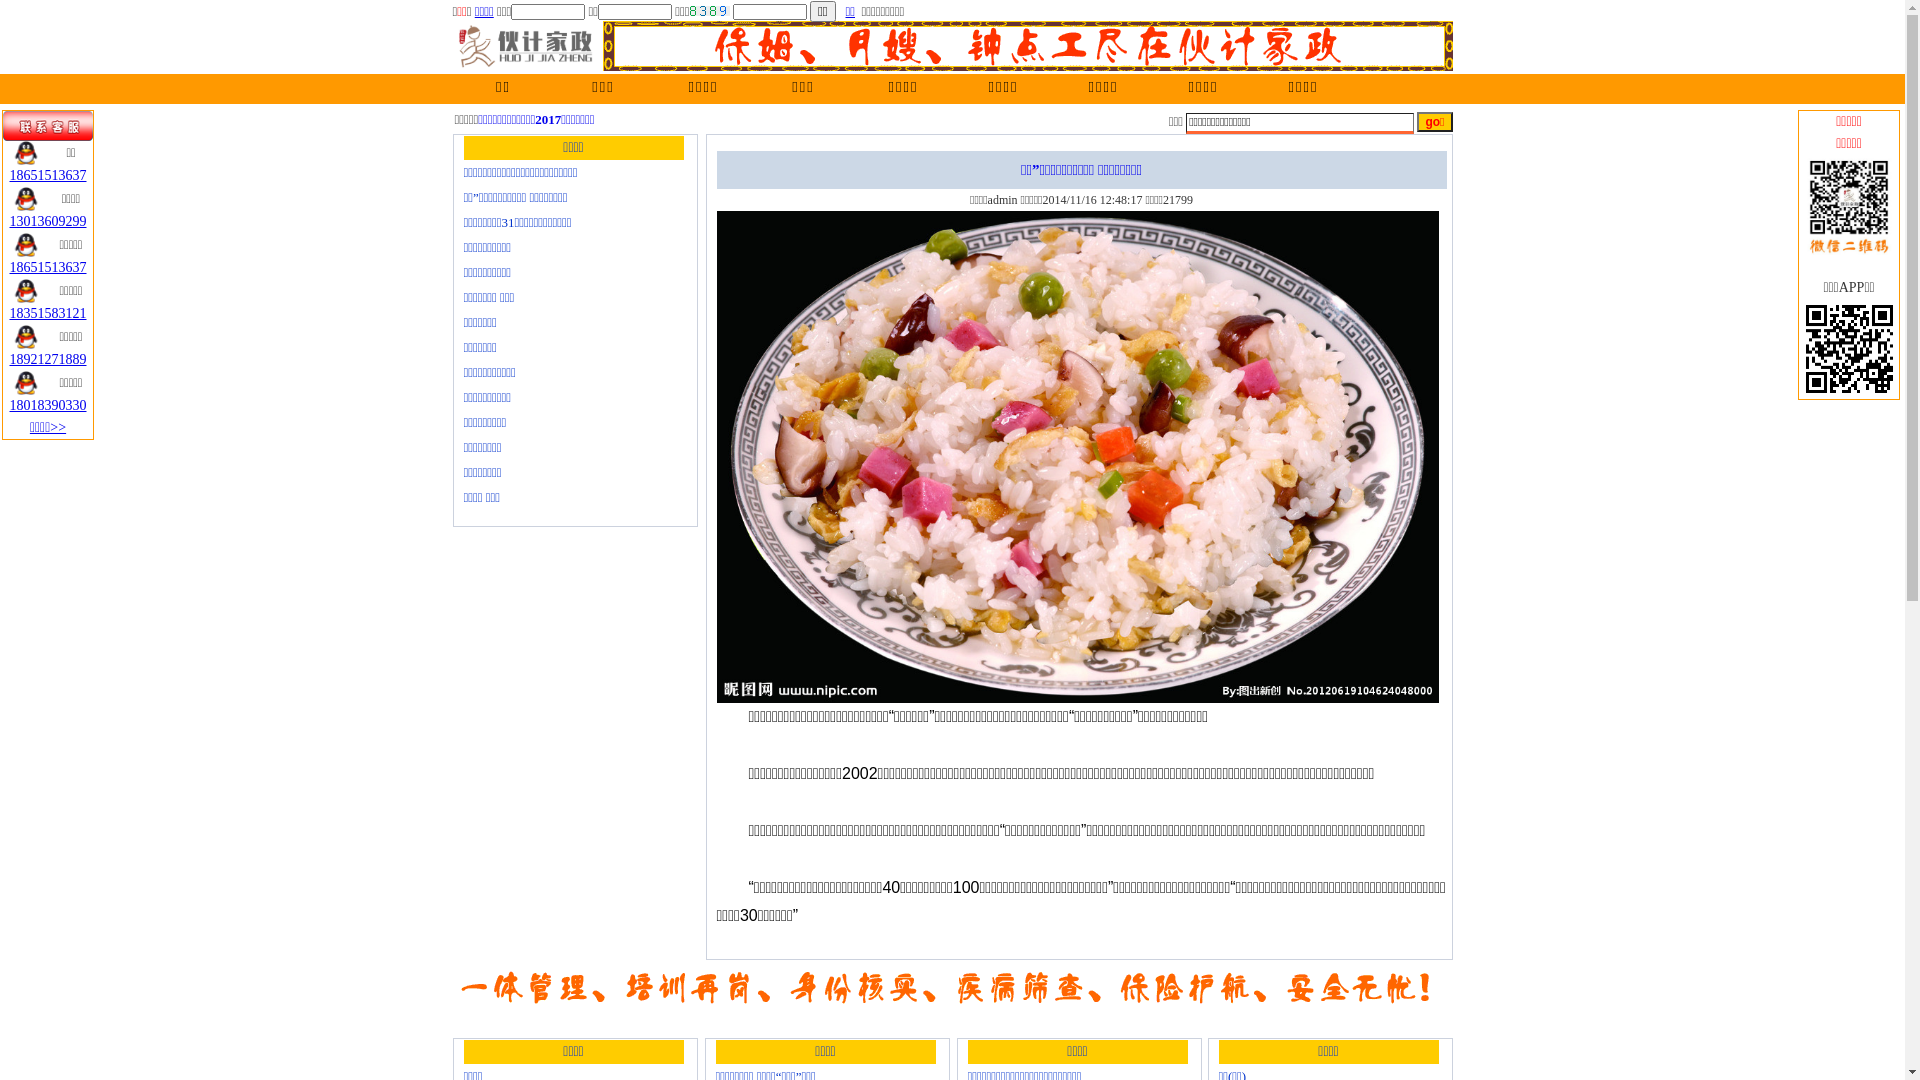  I want to click on '18651513637', so click(9, 174).